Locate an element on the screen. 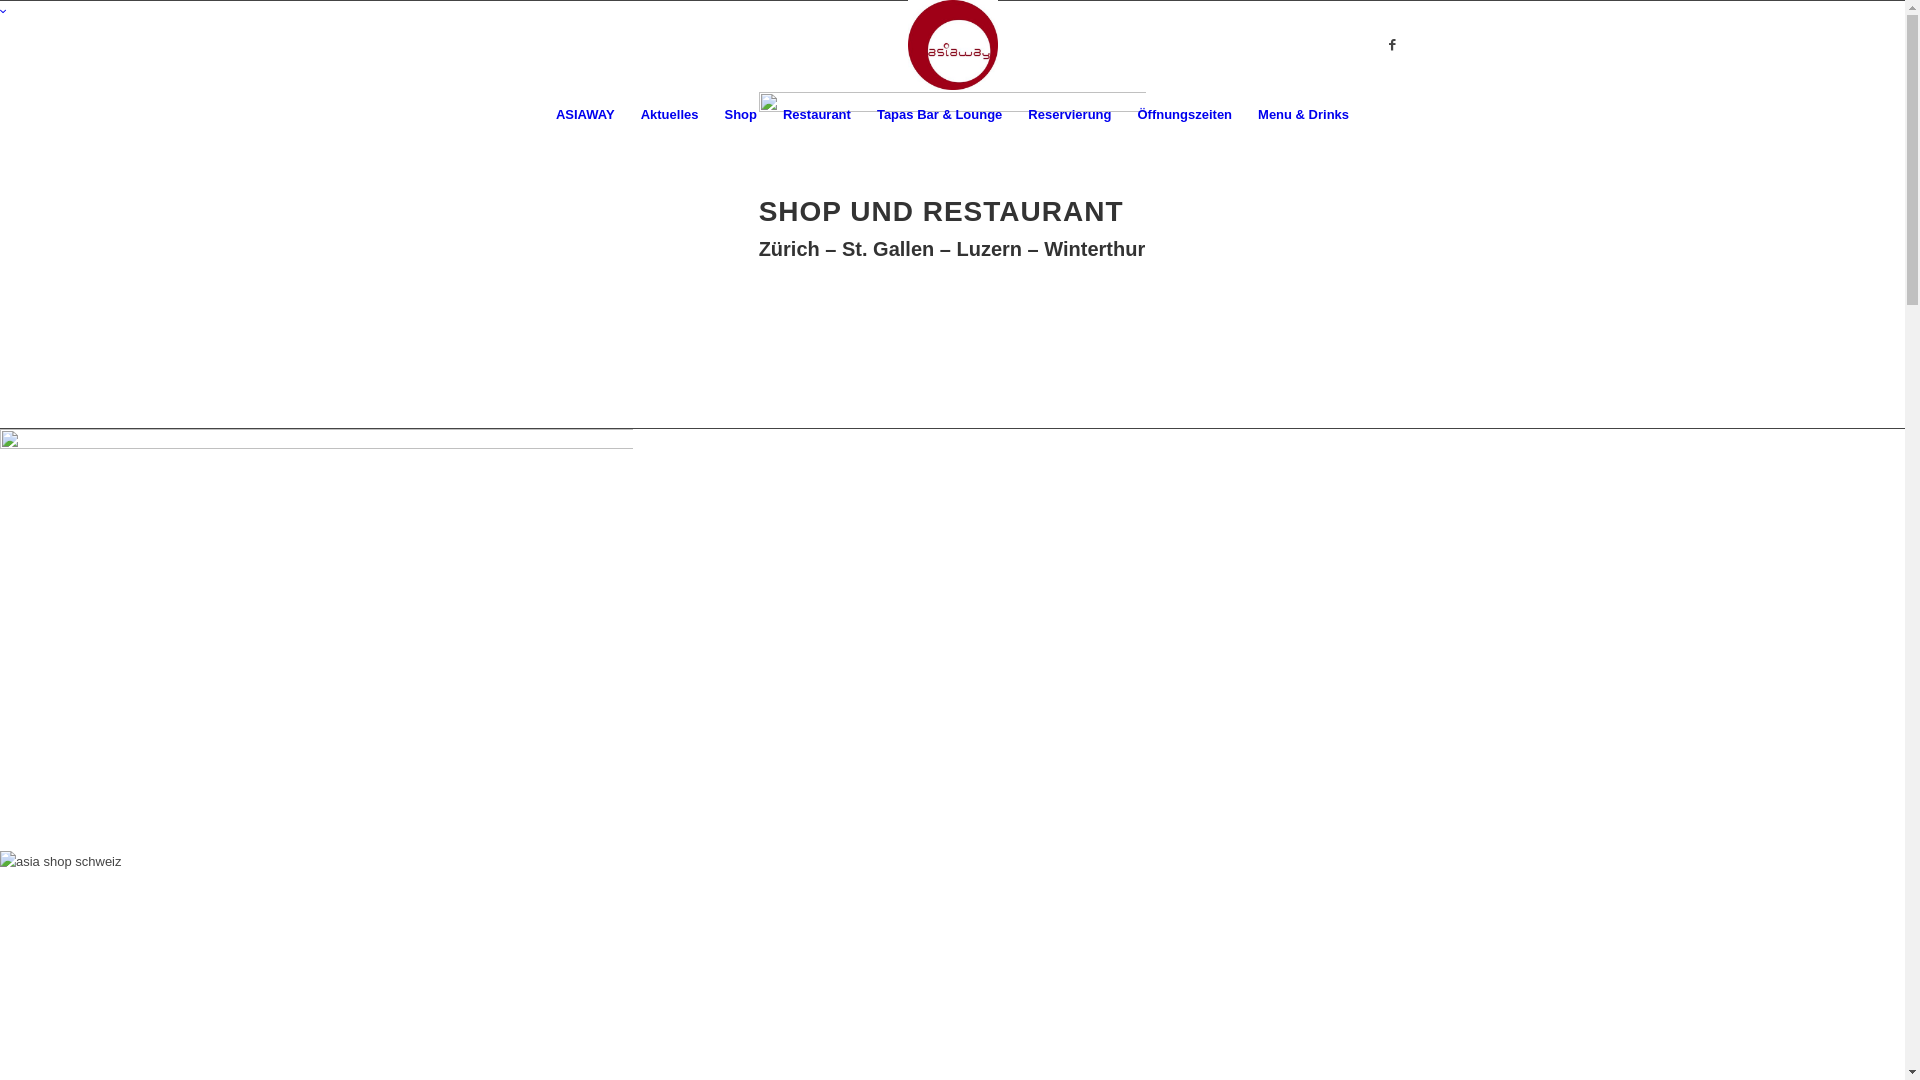 This screenshot has height=1080, width=1920. 'Facebook' is located at coordinates (1391, 45).